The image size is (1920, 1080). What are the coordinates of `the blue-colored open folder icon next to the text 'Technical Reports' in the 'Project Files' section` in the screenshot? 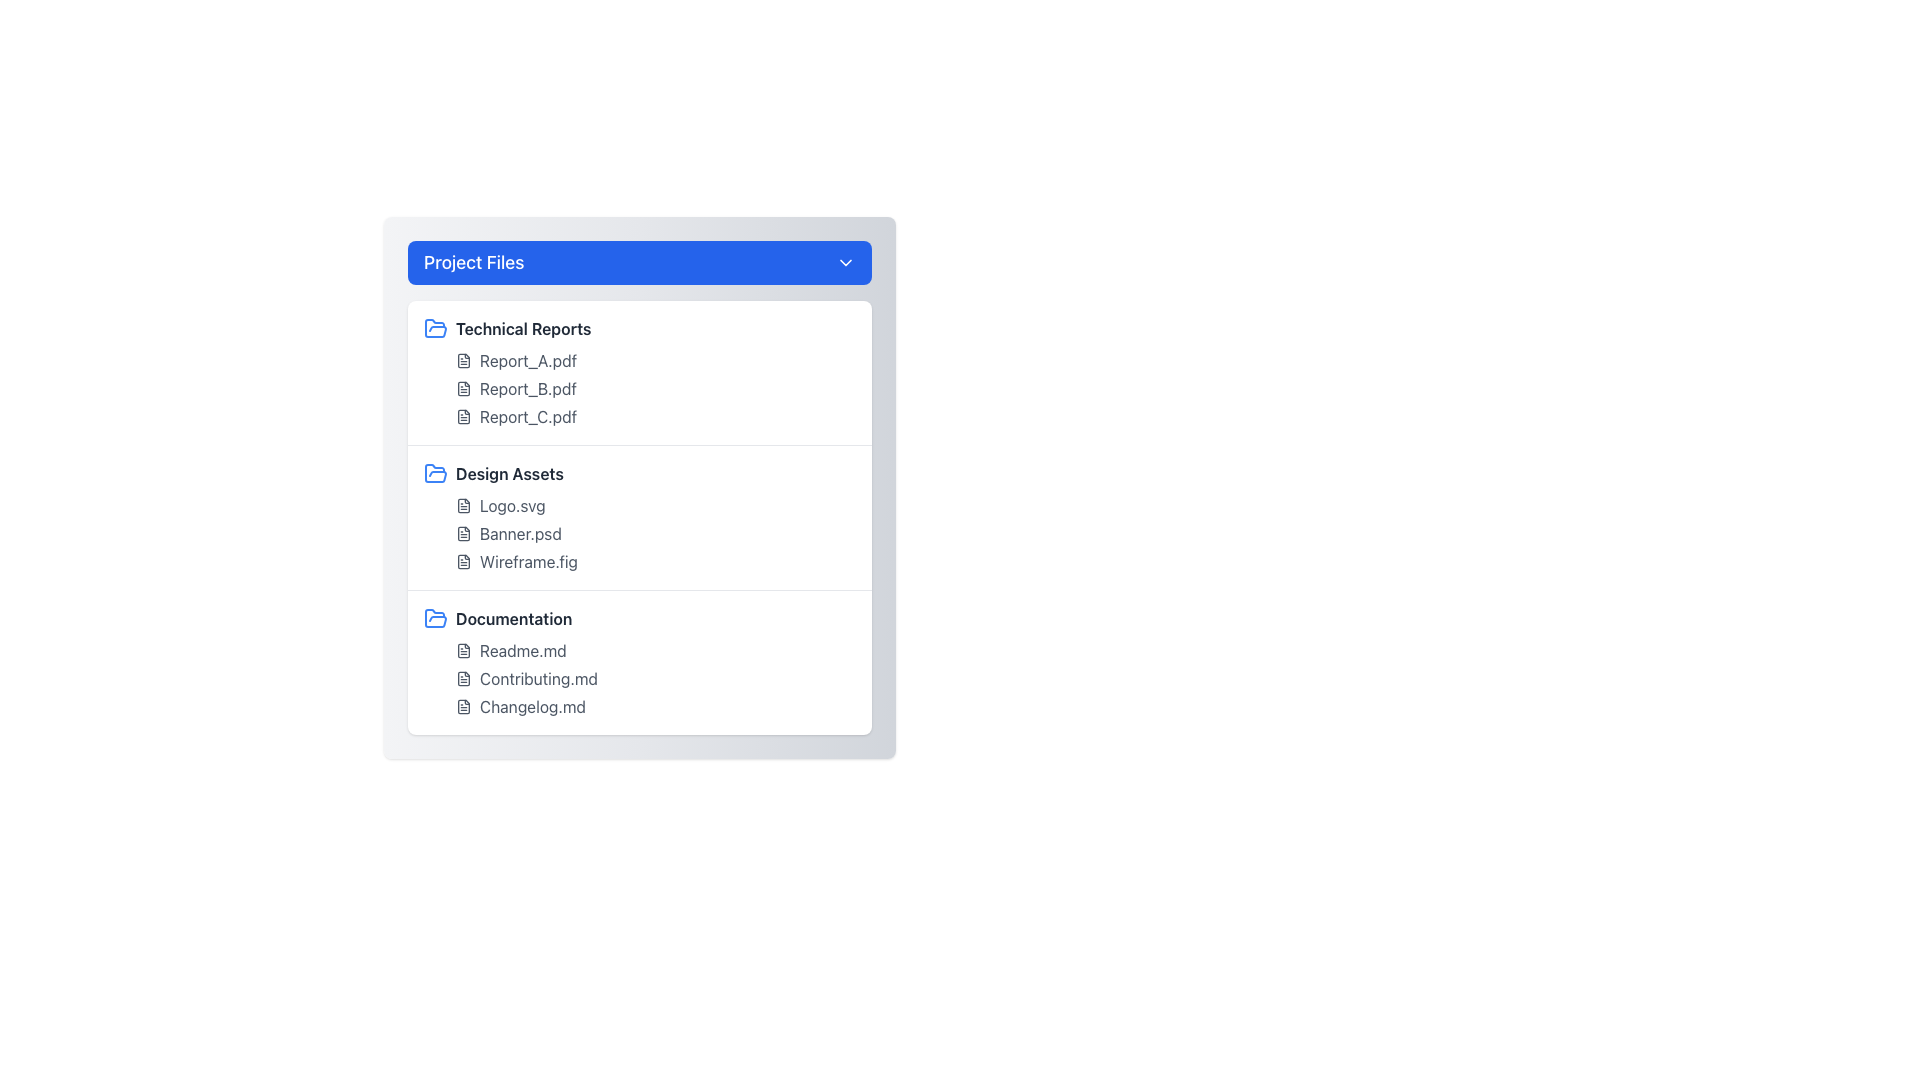 It's located at (435, 327).